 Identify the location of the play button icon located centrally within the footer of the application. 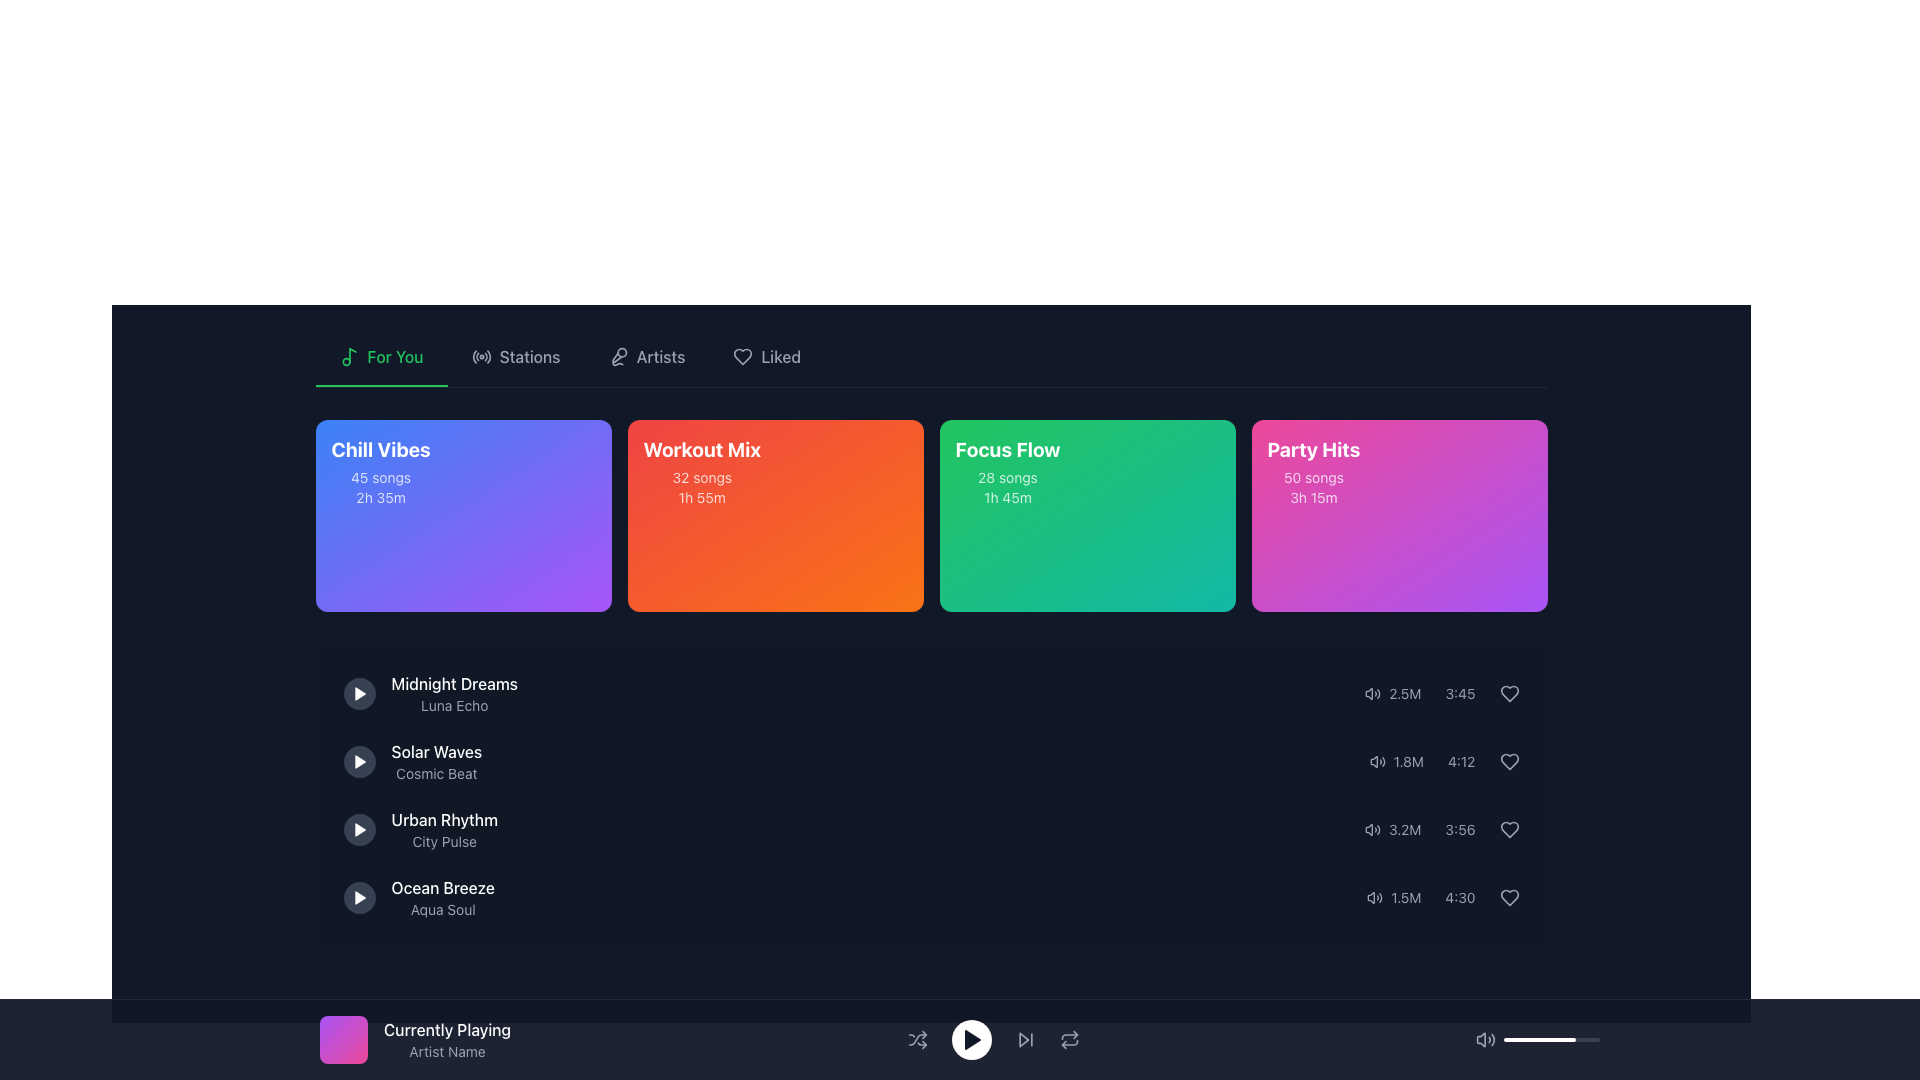
(972, 1039).